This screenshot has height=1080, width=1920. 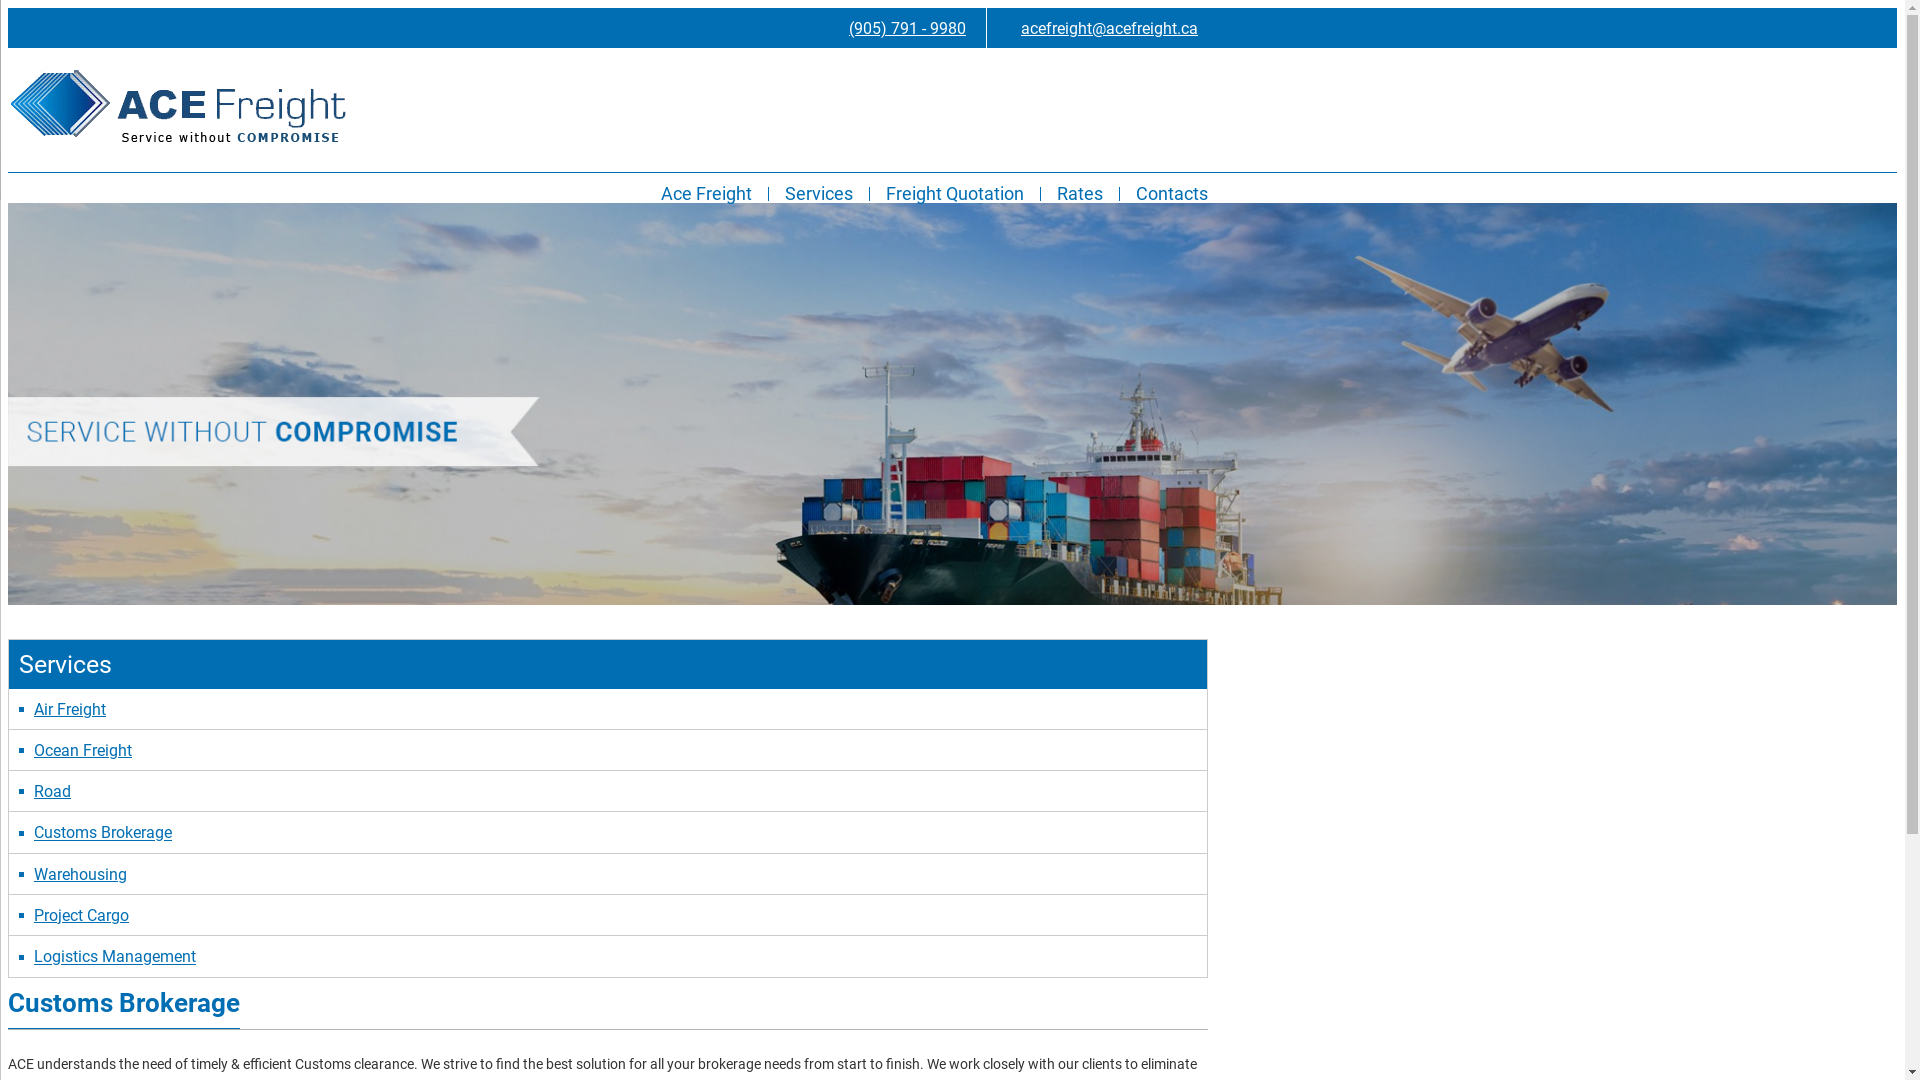 What do you see at coordinates (101, 833) in the screenshot?
I see `'Customs Brokerage'` at bounding box center [101, 833].